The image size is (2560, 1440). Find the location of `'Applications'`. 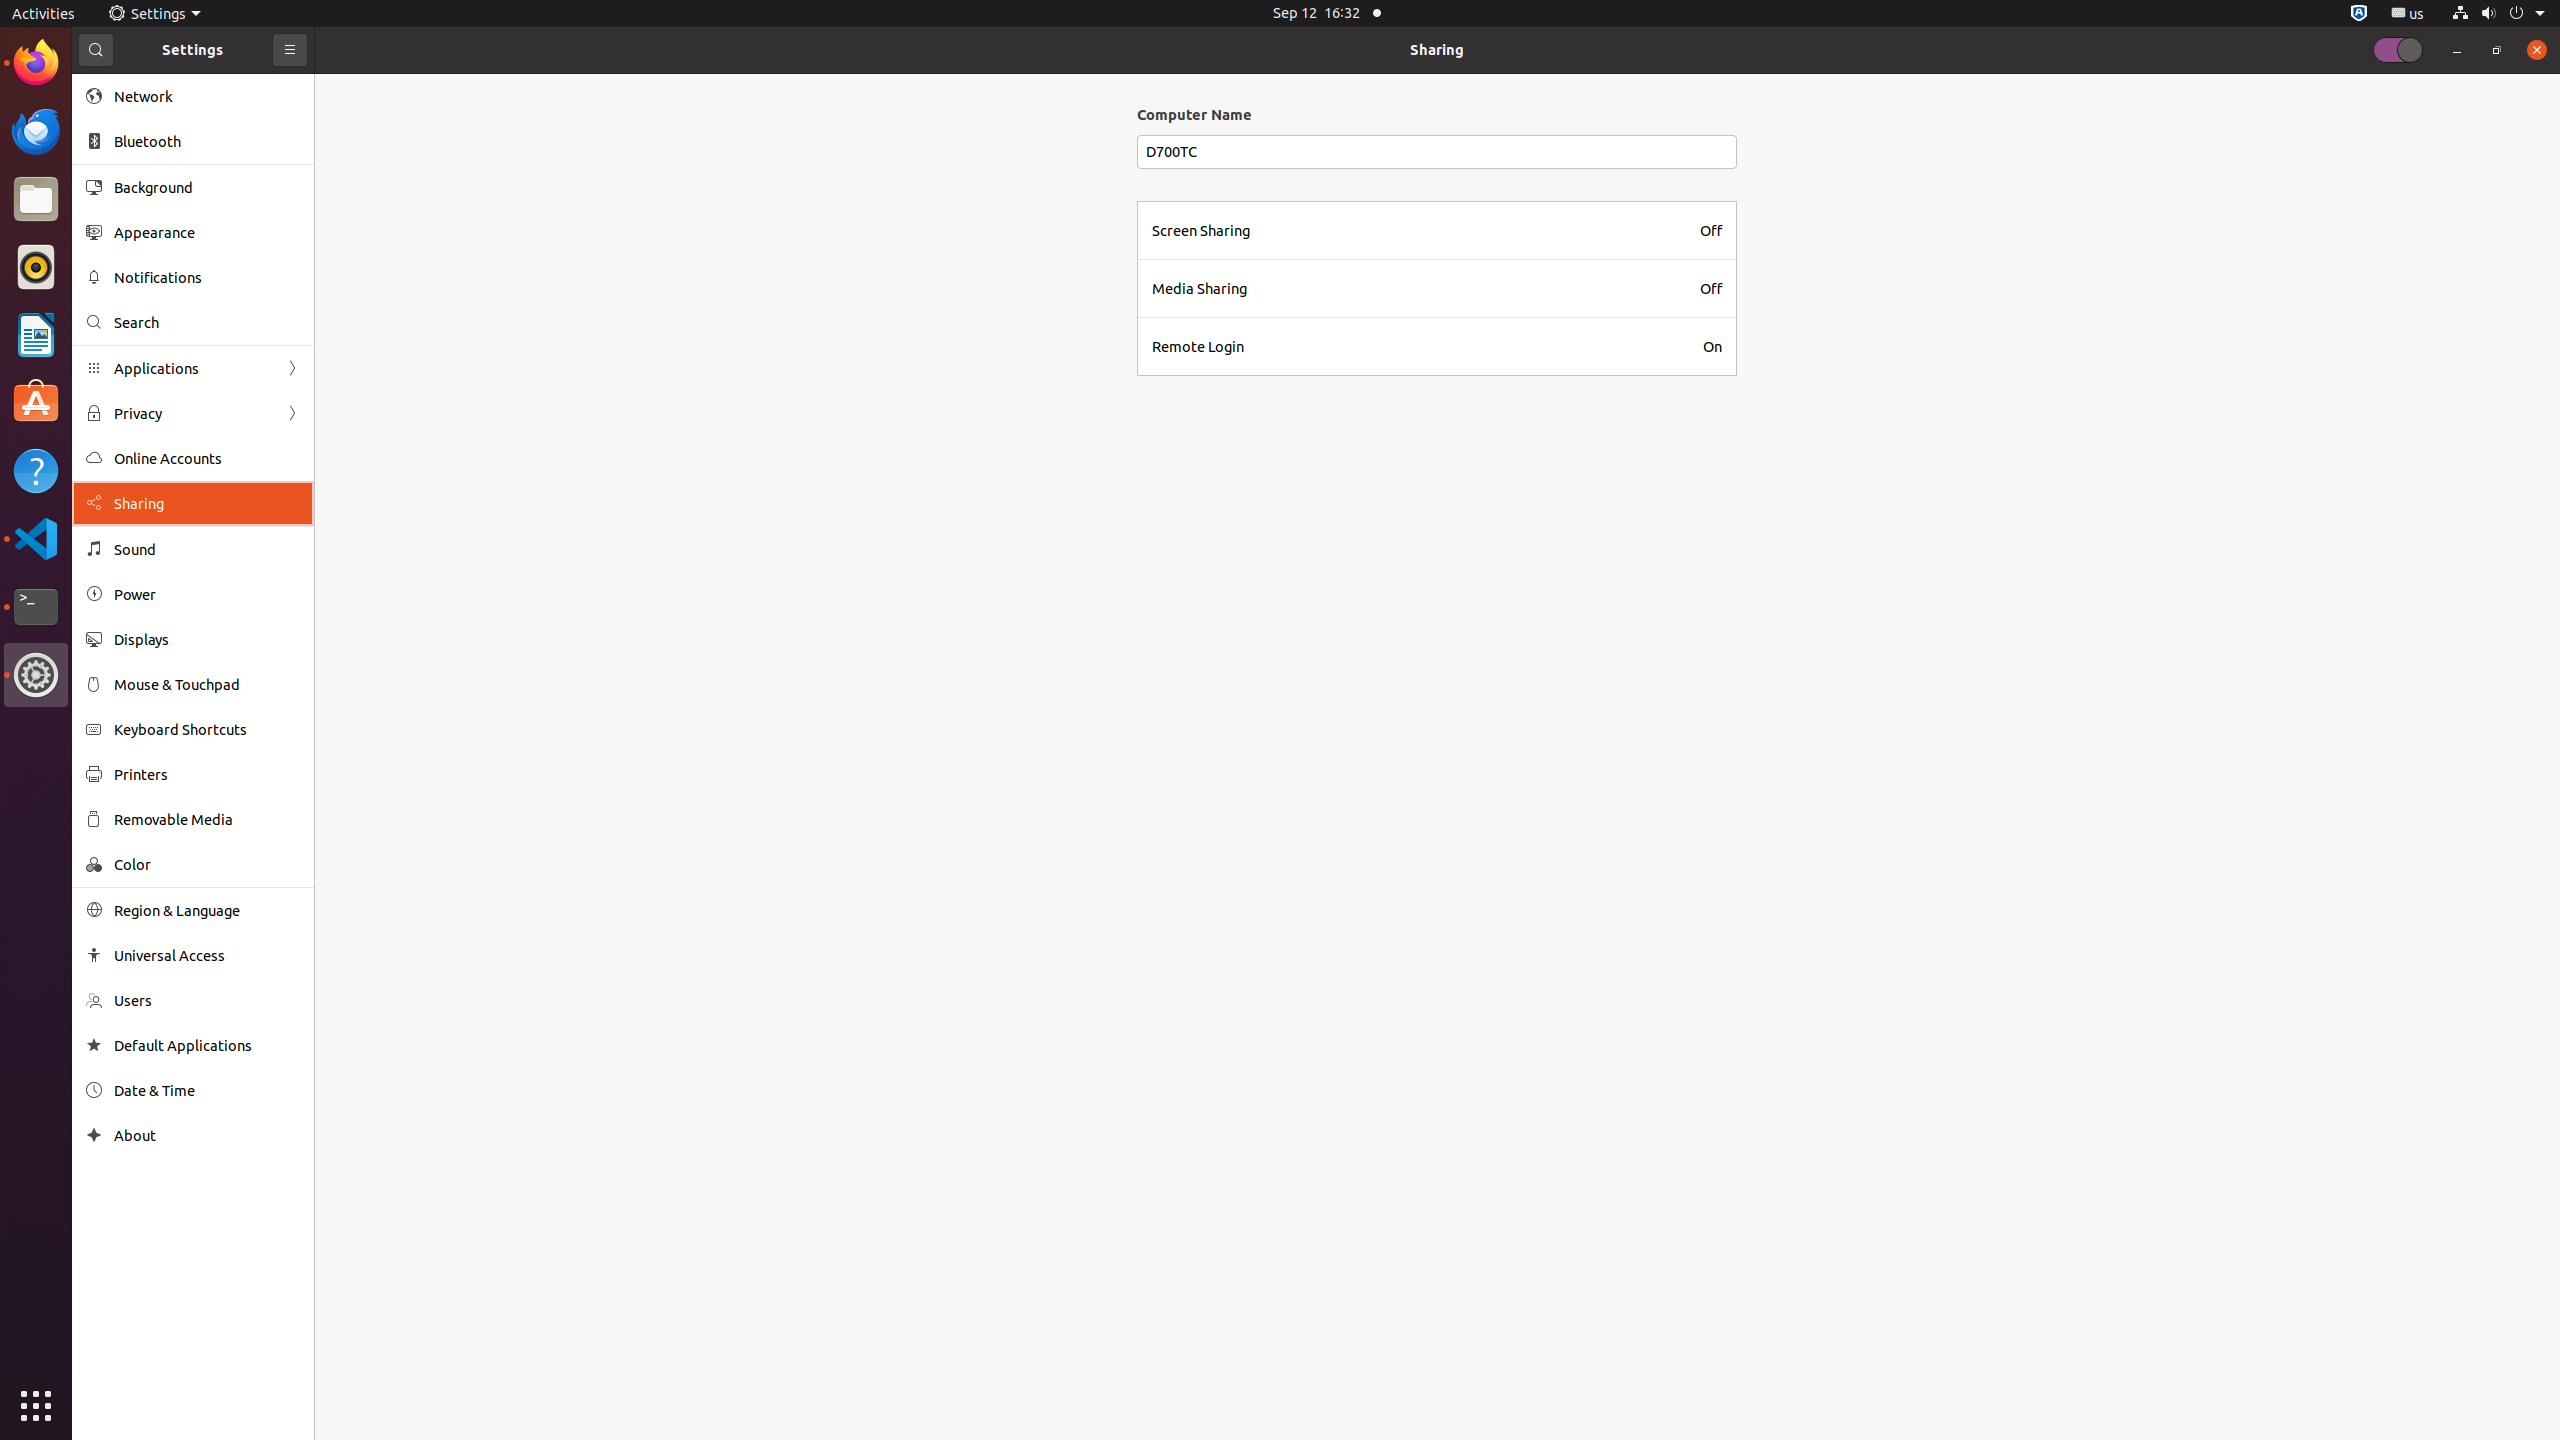

'Applications' is located at coordinates (192, 367).